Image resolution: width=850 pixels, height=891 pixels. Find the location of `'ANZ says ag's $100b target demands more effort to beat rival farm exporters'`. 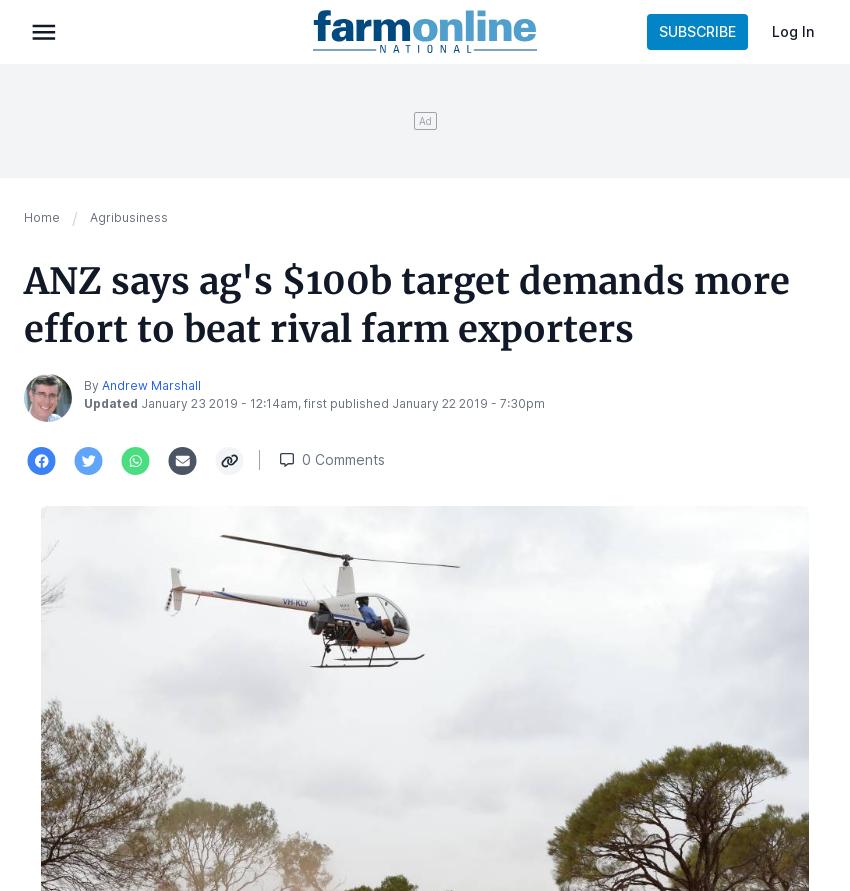

'ANZ says ag's $100b target demands more effort to beat rival farm exporters' is located at coordinates (406, 304).